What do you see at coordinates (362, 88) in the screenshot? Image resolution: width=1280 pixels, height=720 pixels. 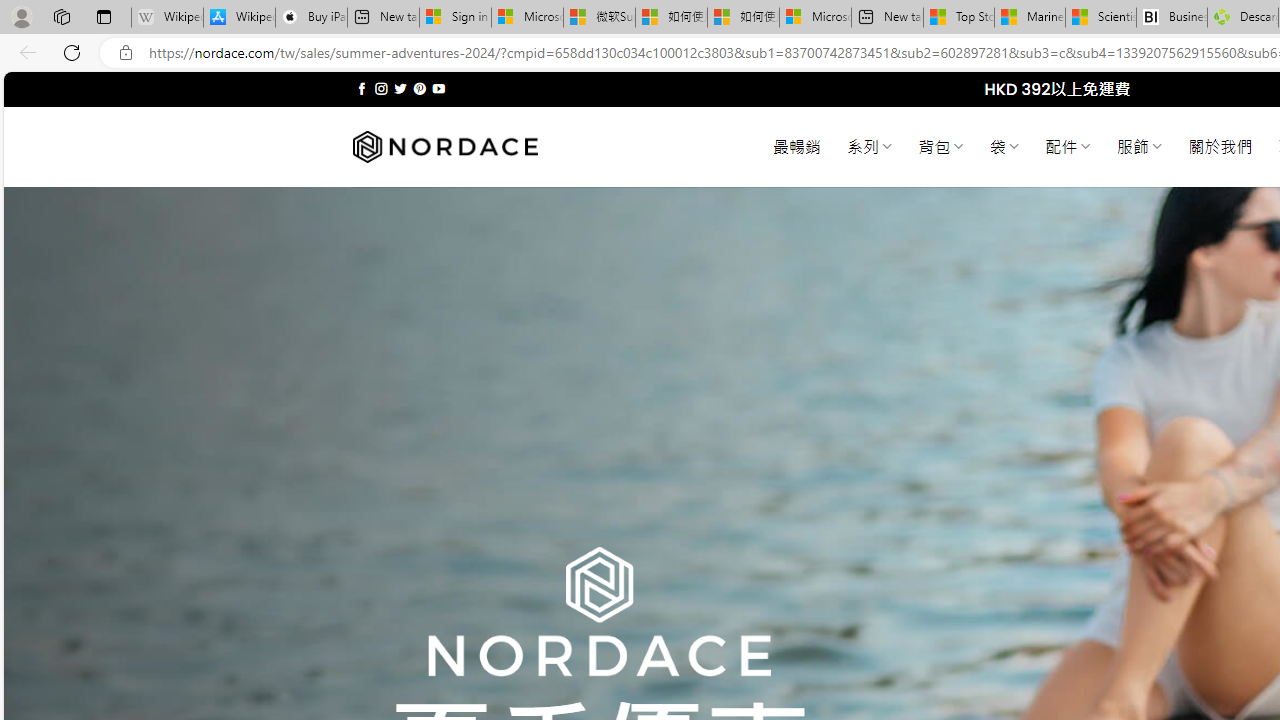 I see `'Follow on Facebook'` at bounding box center [362, 88].